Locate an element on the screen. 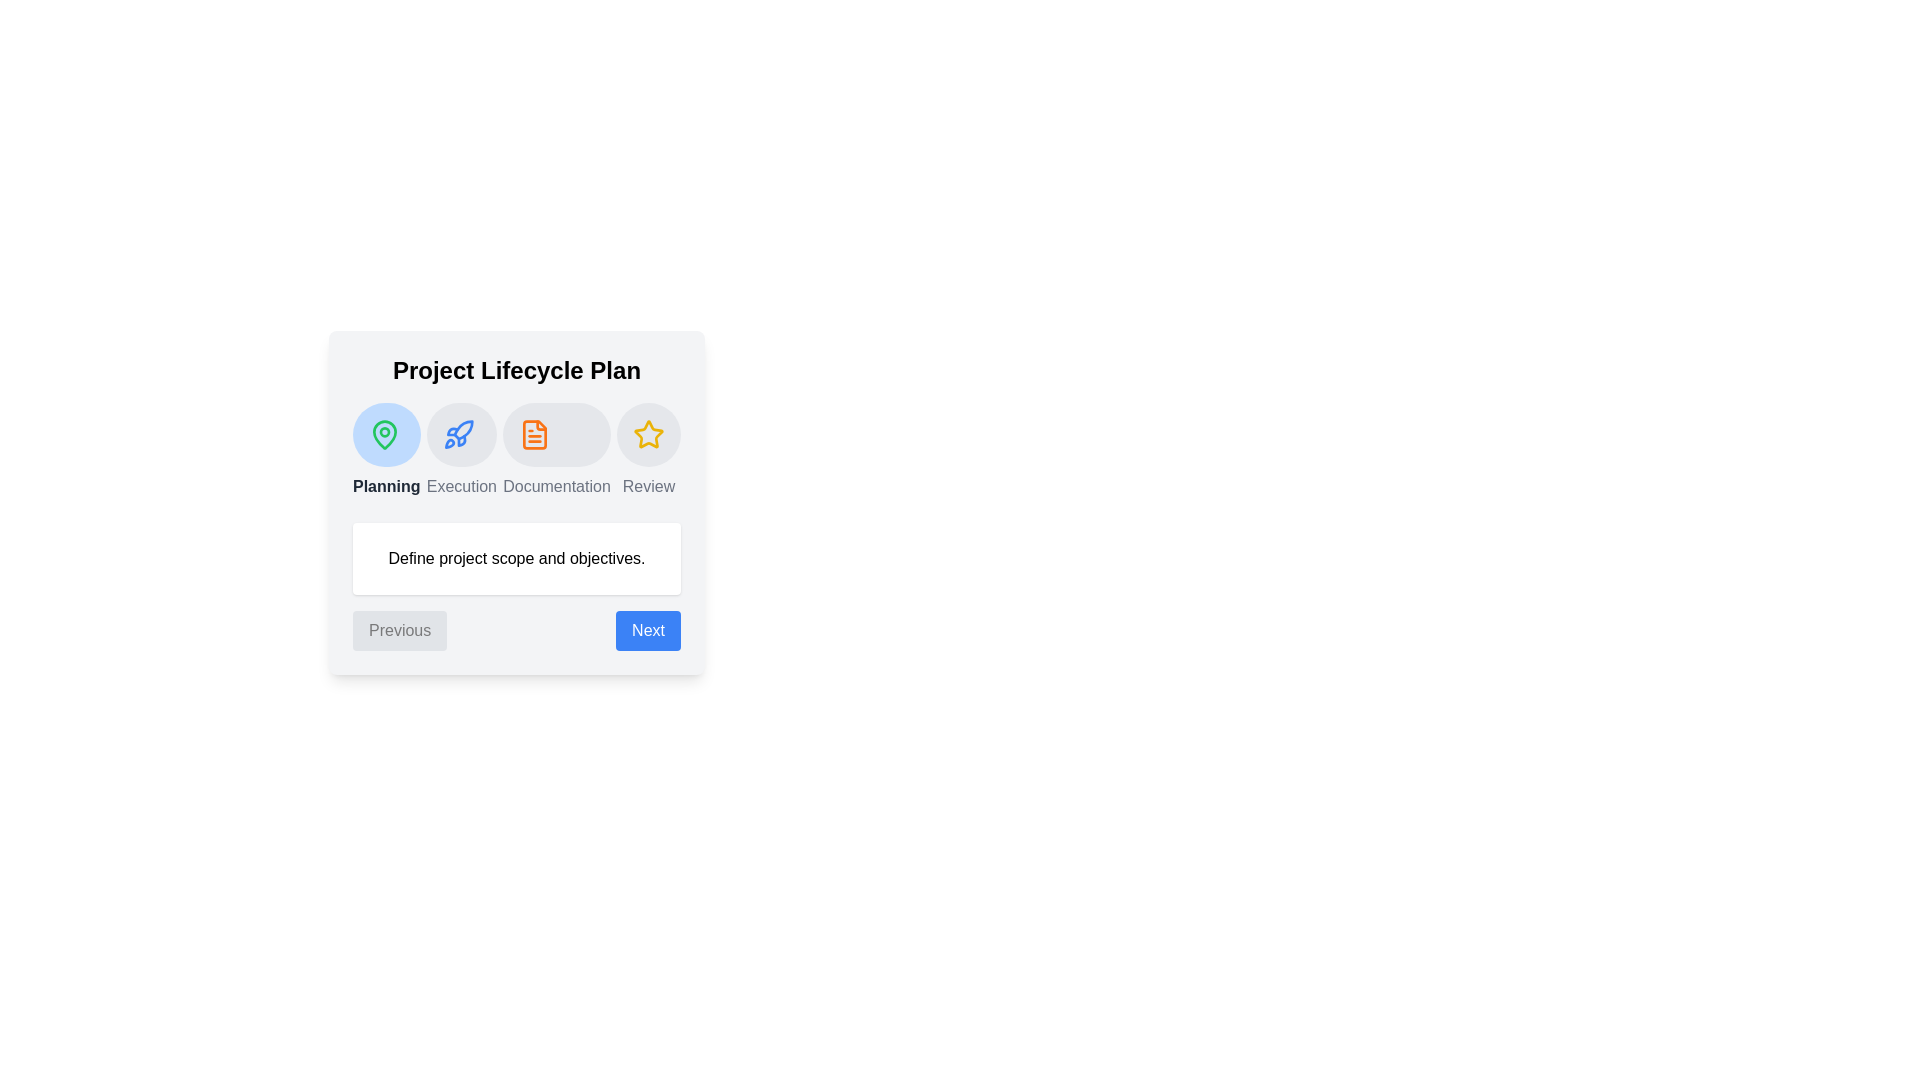 The width and height of the screenshot is (1920, 1080). the phase Documentation by clicking on its icon or title is located at coordinates (534, 434).